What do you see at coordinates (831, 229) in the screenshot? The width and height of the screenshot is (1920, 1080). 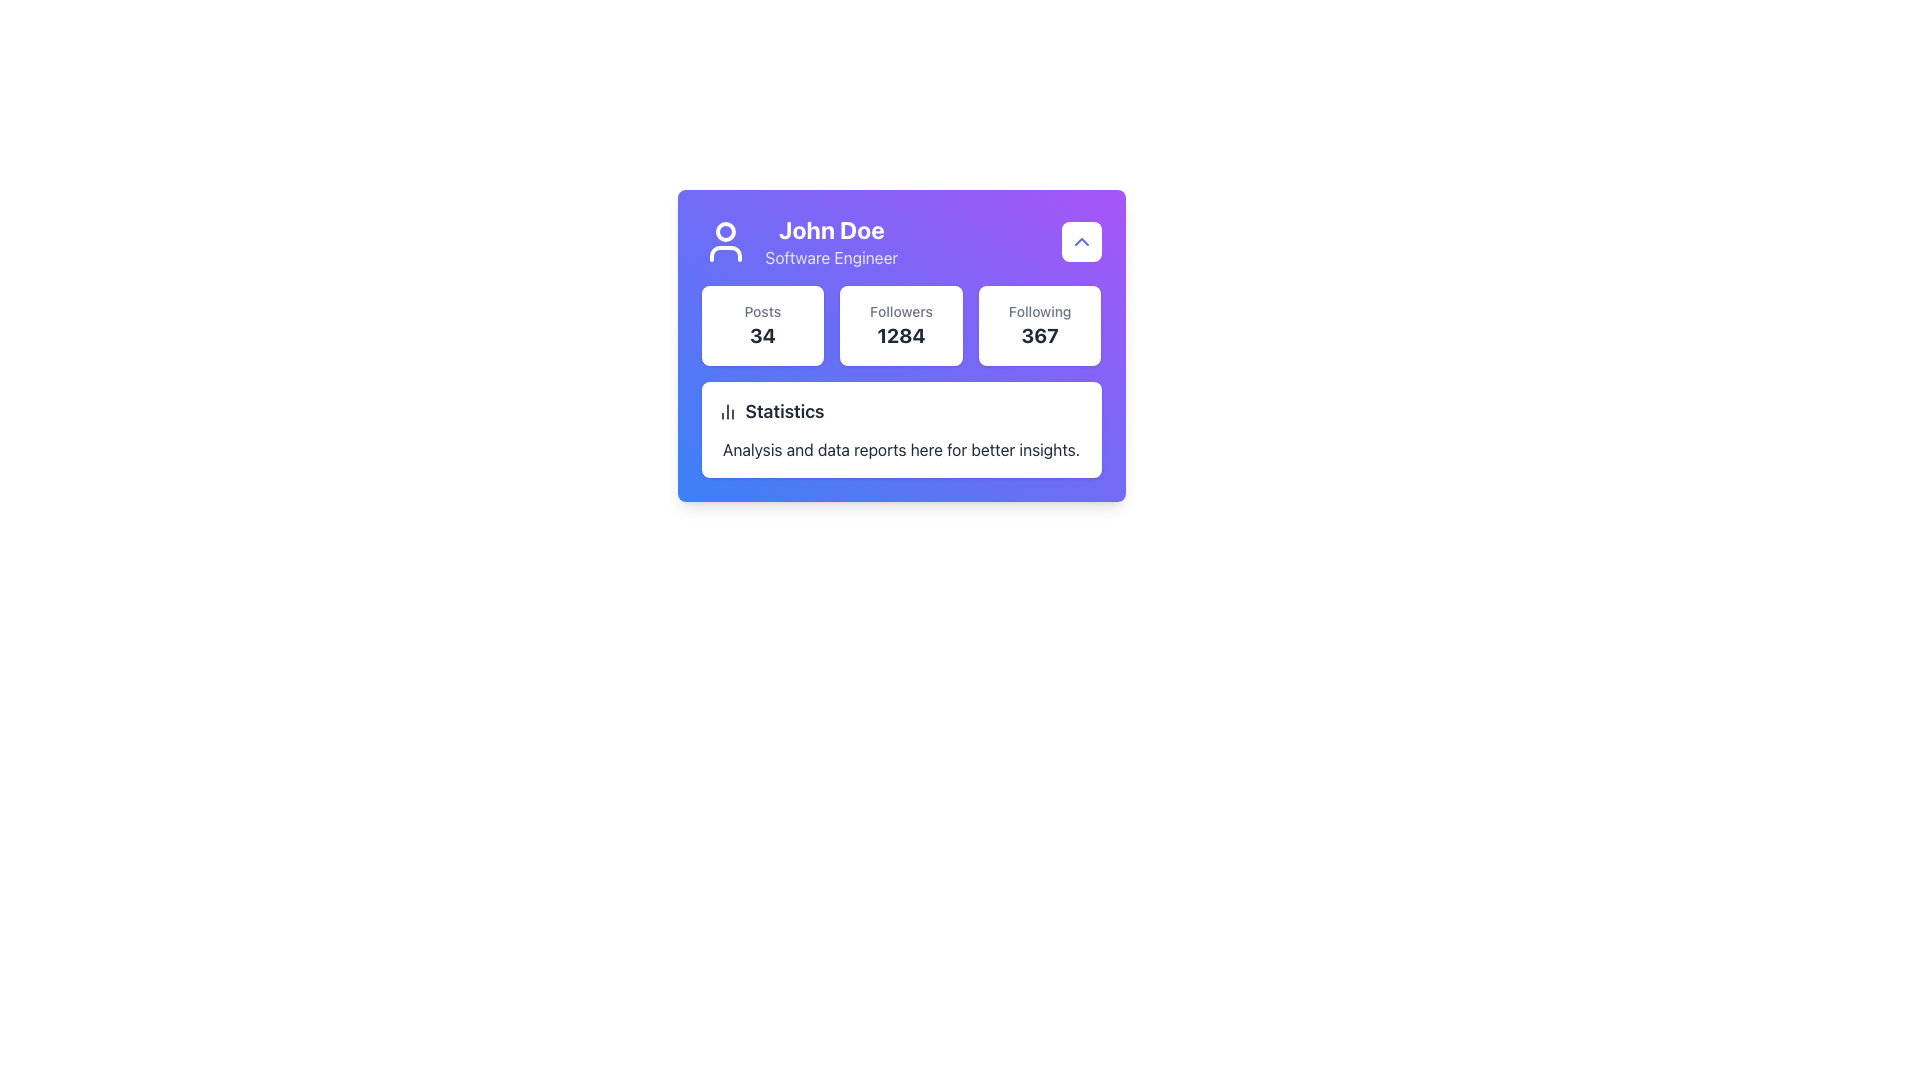 I see `the Text Label displaying the user's name, which is located in the upper section of the card-like panel, centered horizontally above the text 'Software Engineer'` at bounding box center [831, 229].